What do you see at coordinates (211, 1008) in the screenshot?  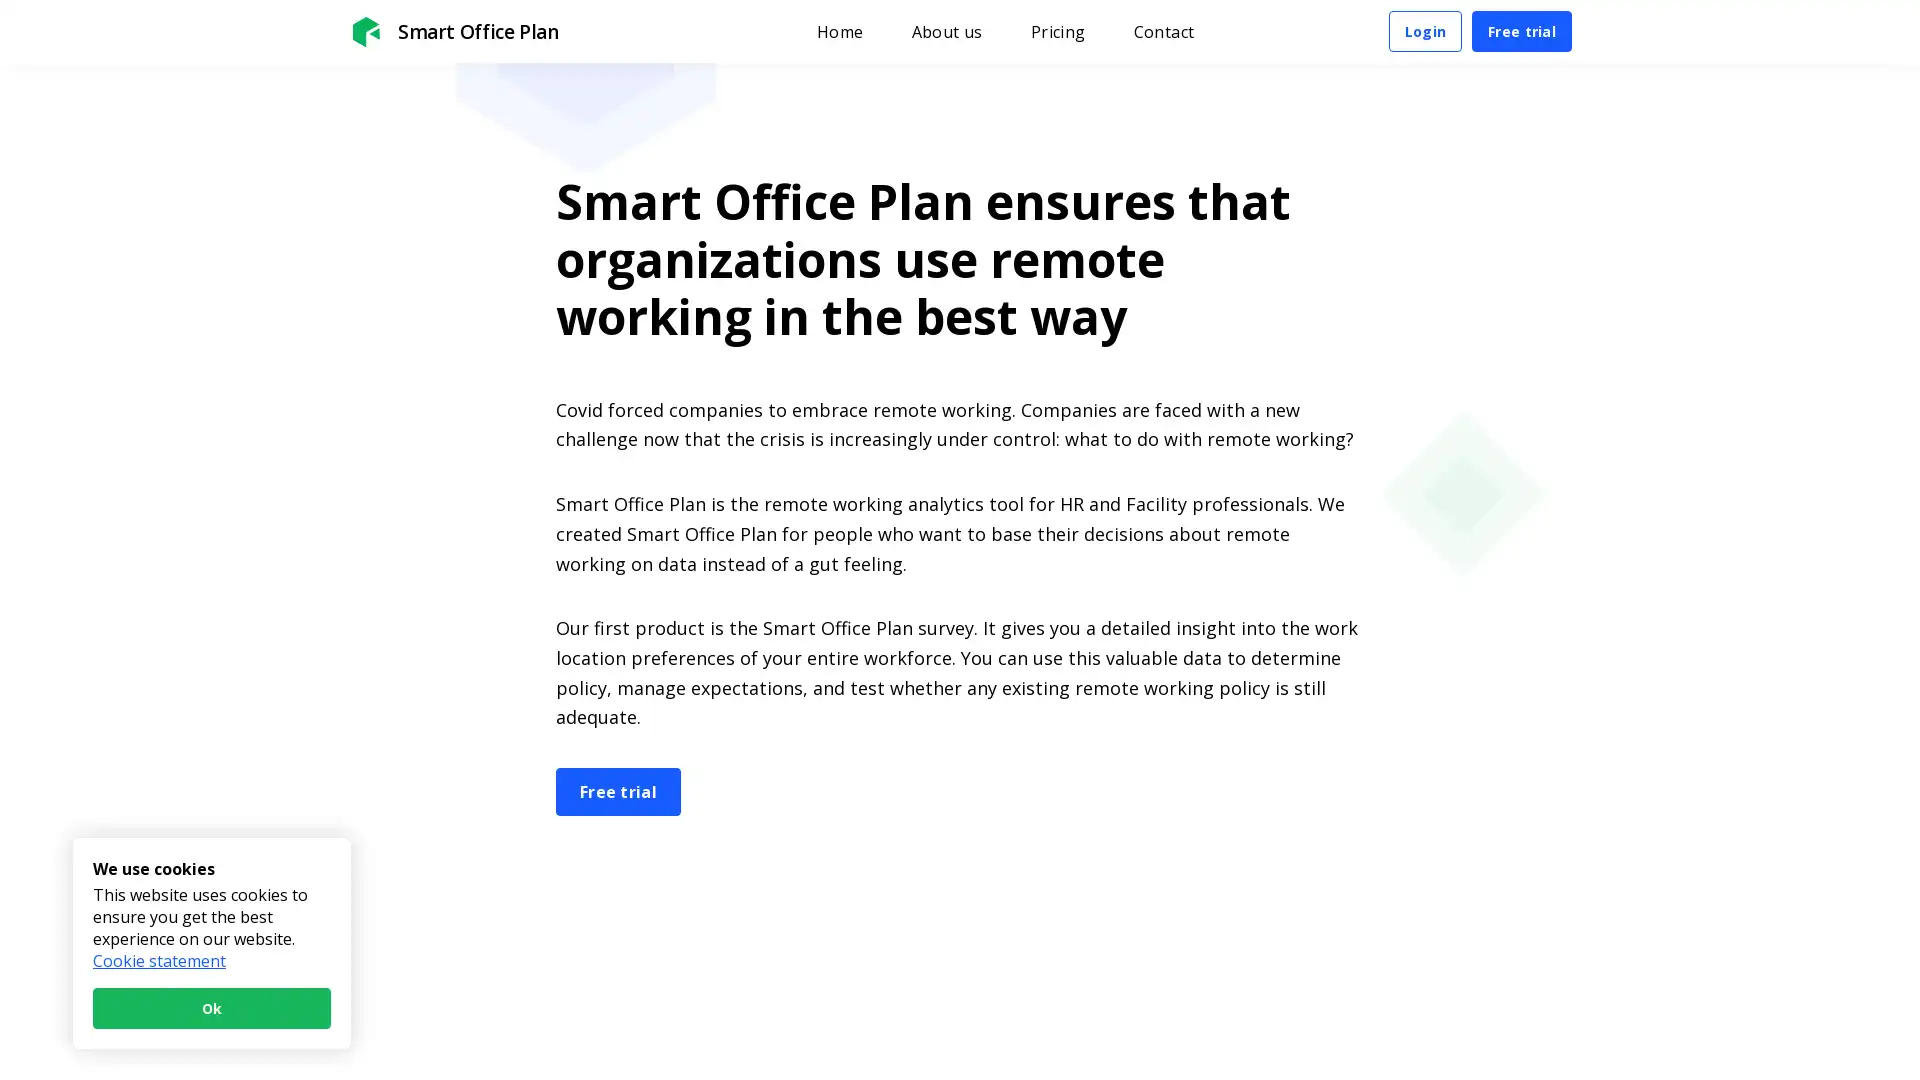 I see `Ok` at bounding box center [211, 1008].